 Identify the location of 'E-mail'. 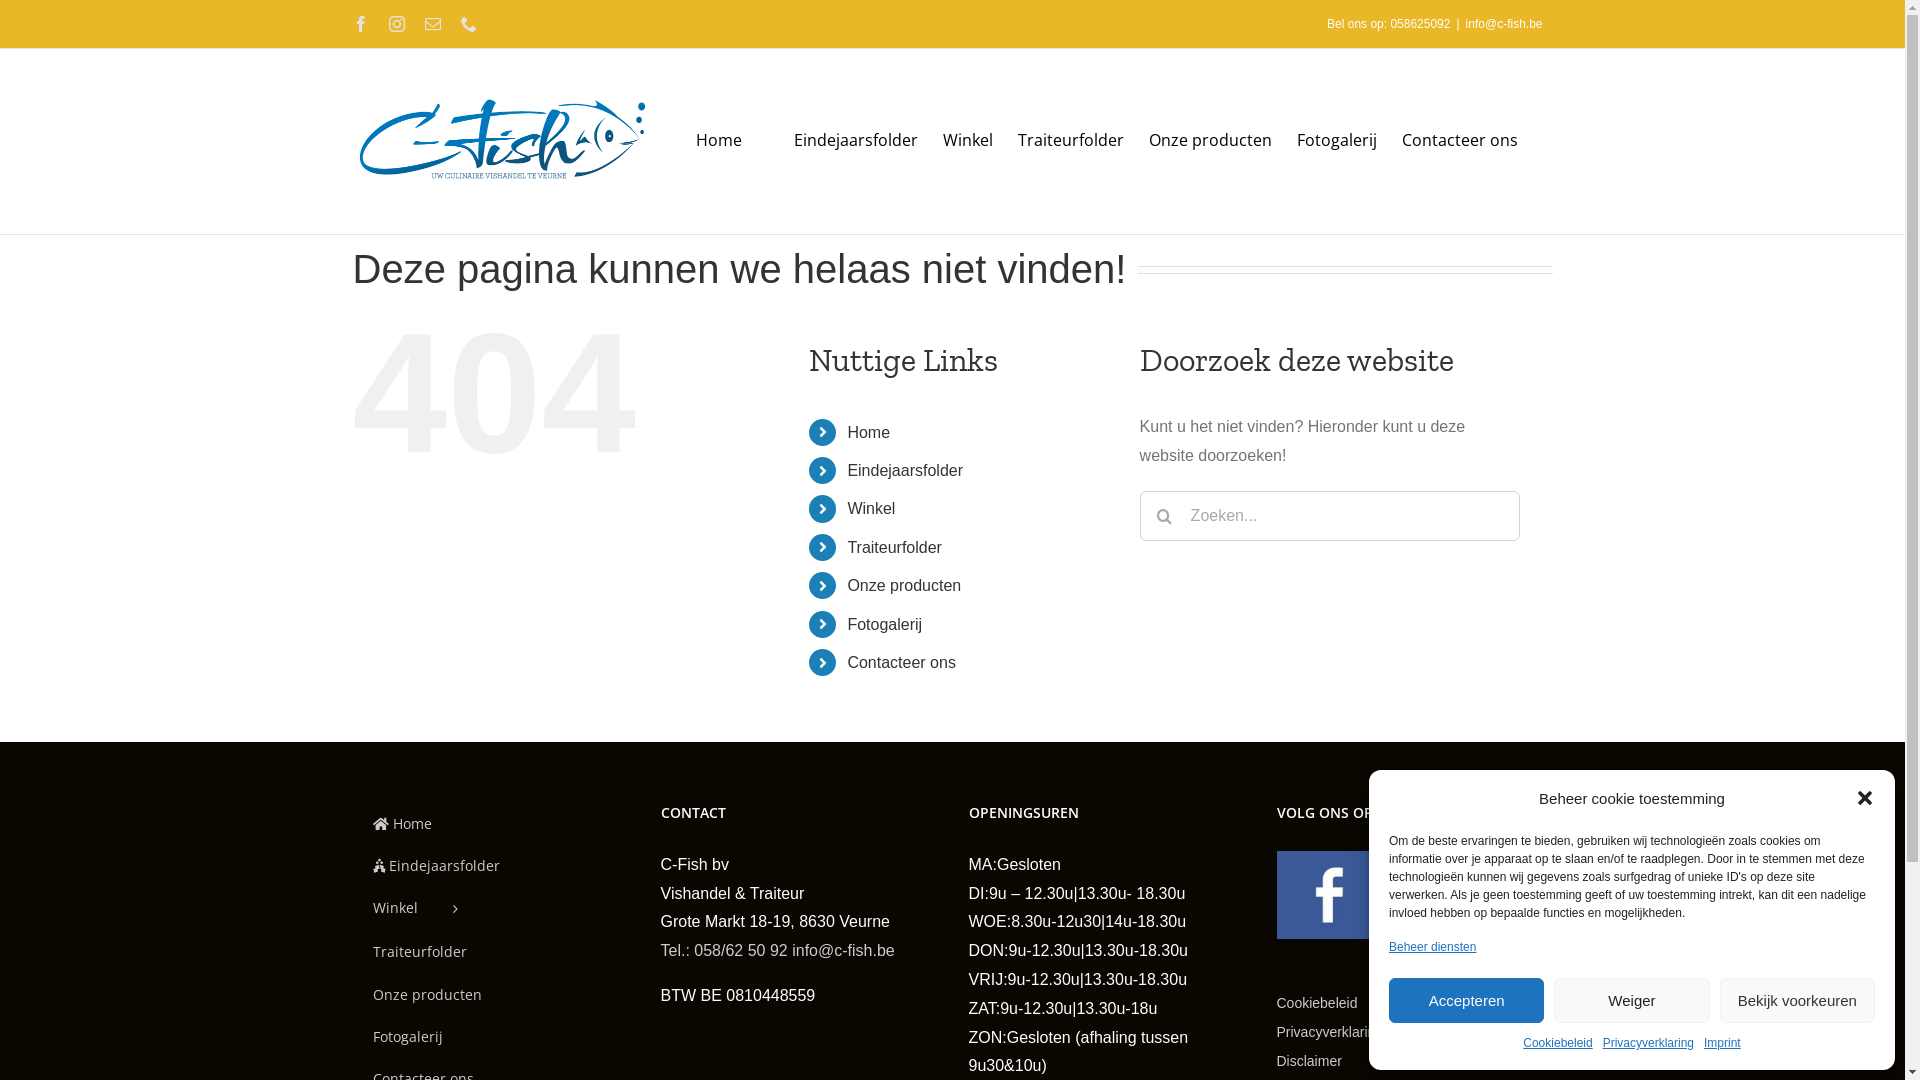
(422, 23).